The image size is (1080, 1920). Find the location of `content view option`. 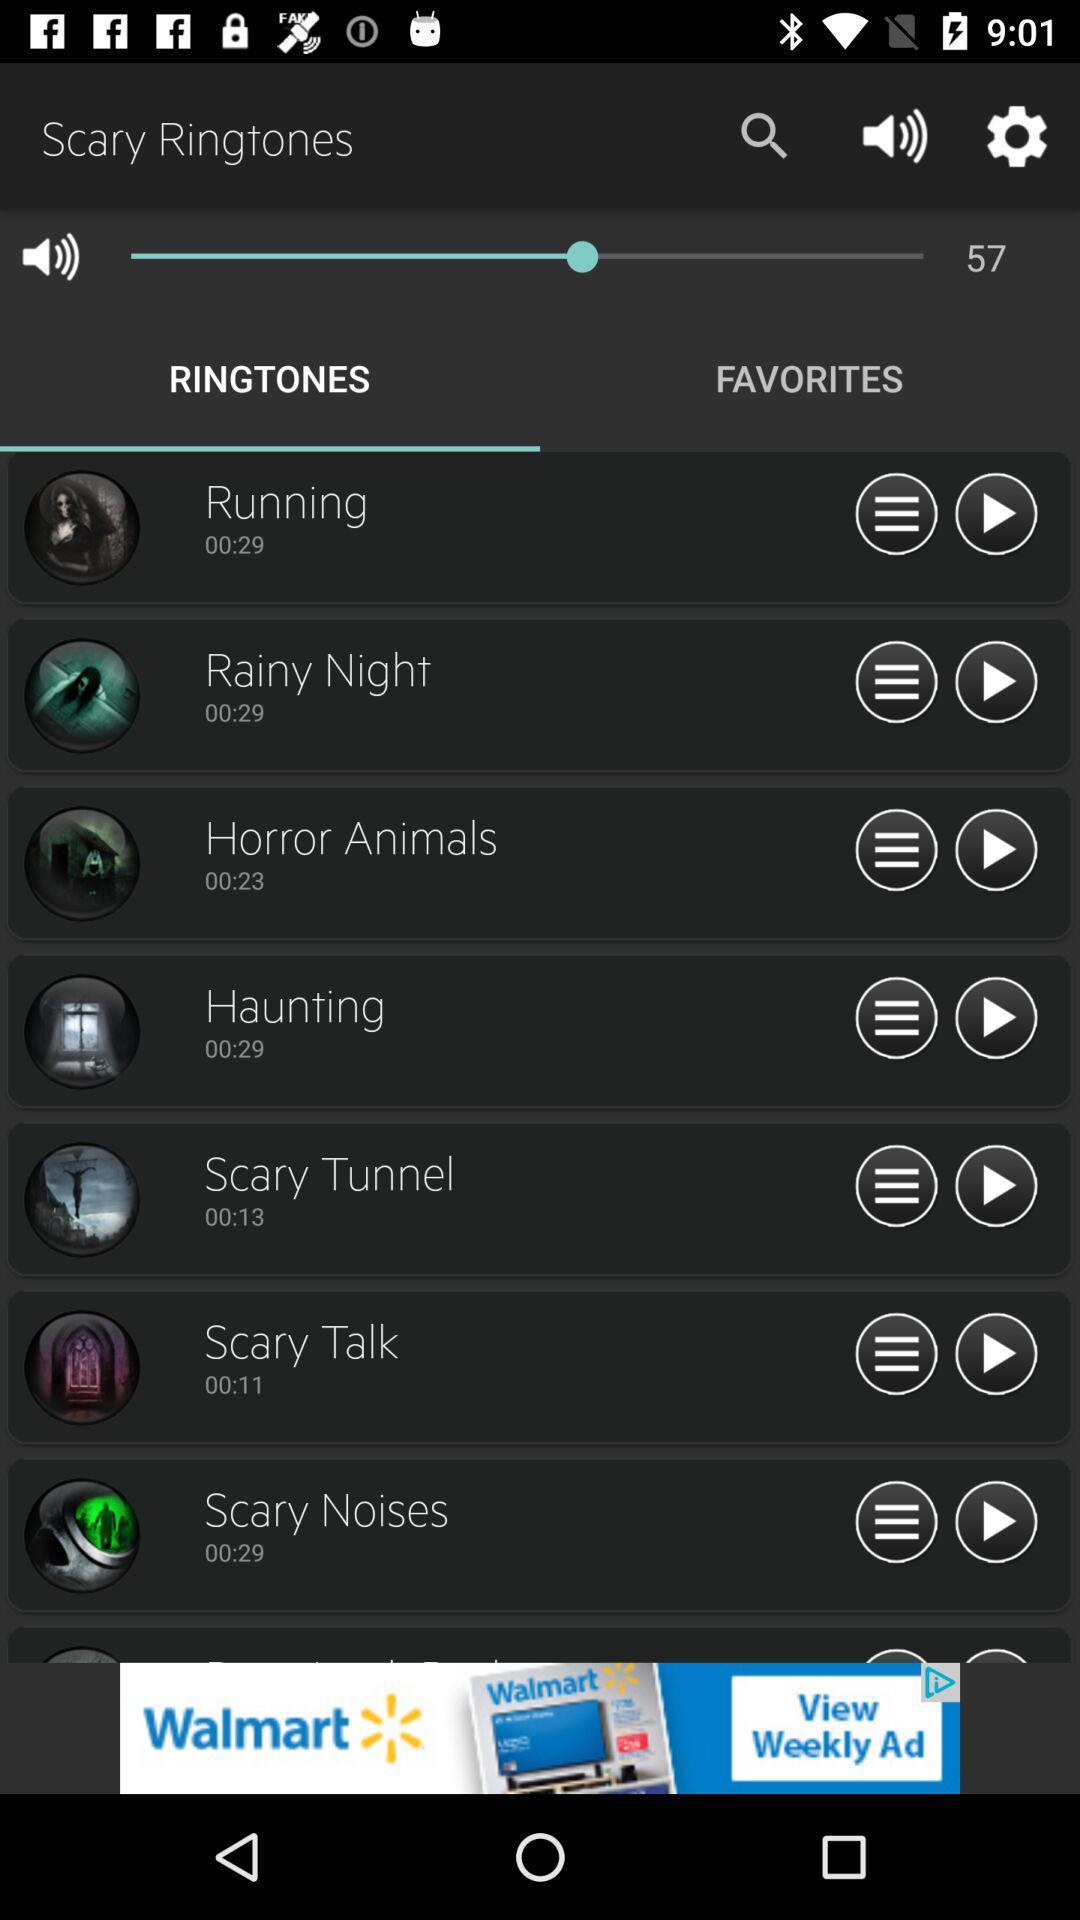

content view option is located at coordinates (895, 515).